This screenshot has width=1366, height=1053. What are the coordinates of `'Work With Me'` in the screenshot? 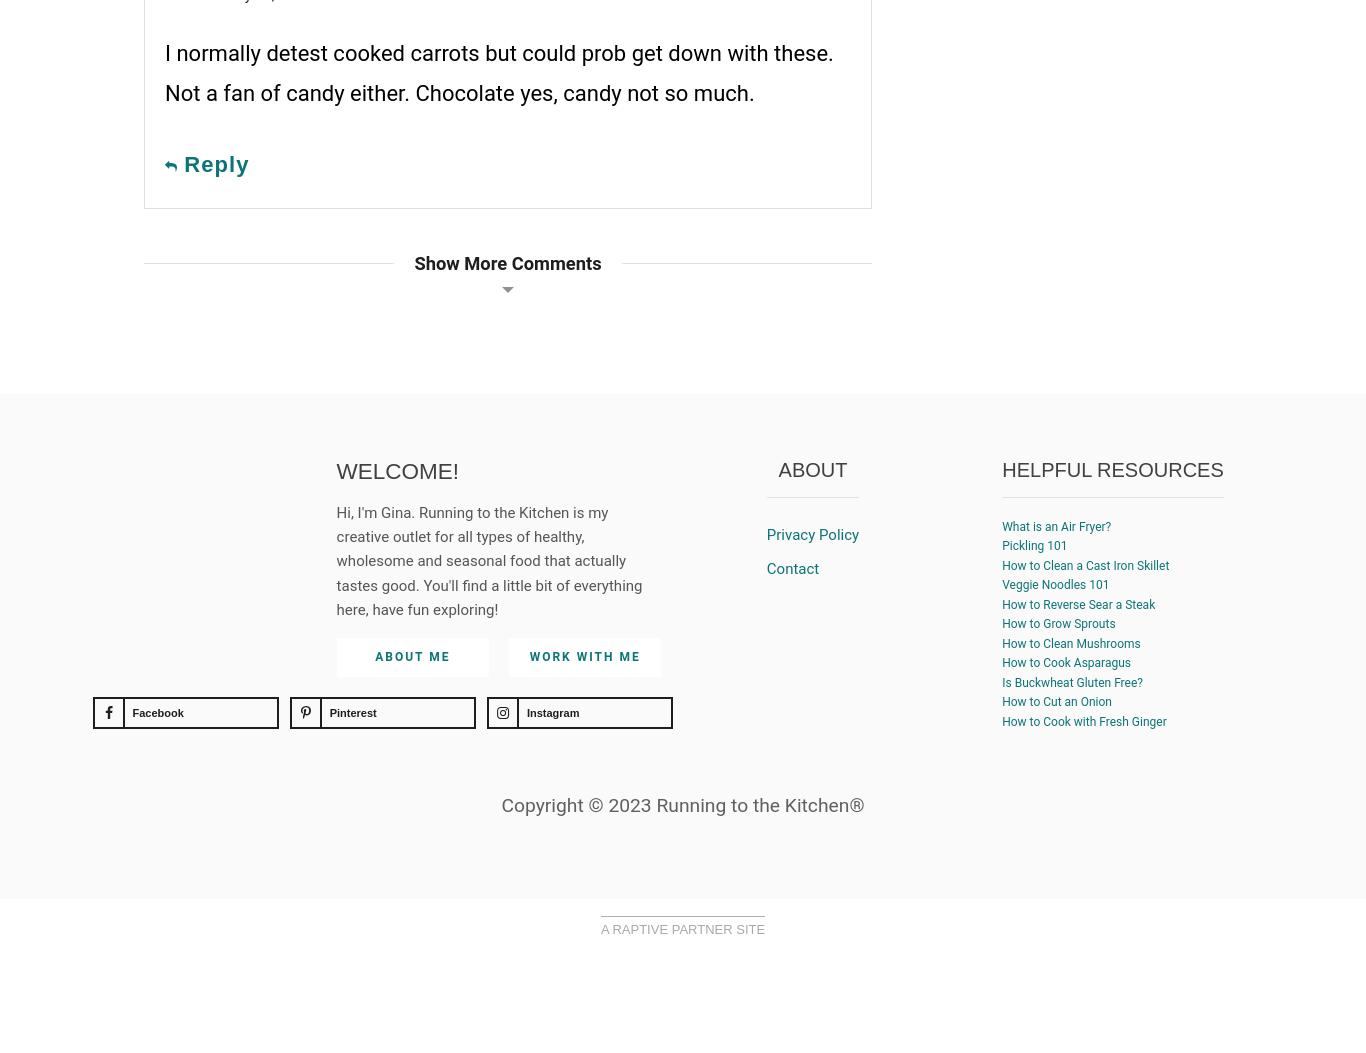 It's located at (583, 655).